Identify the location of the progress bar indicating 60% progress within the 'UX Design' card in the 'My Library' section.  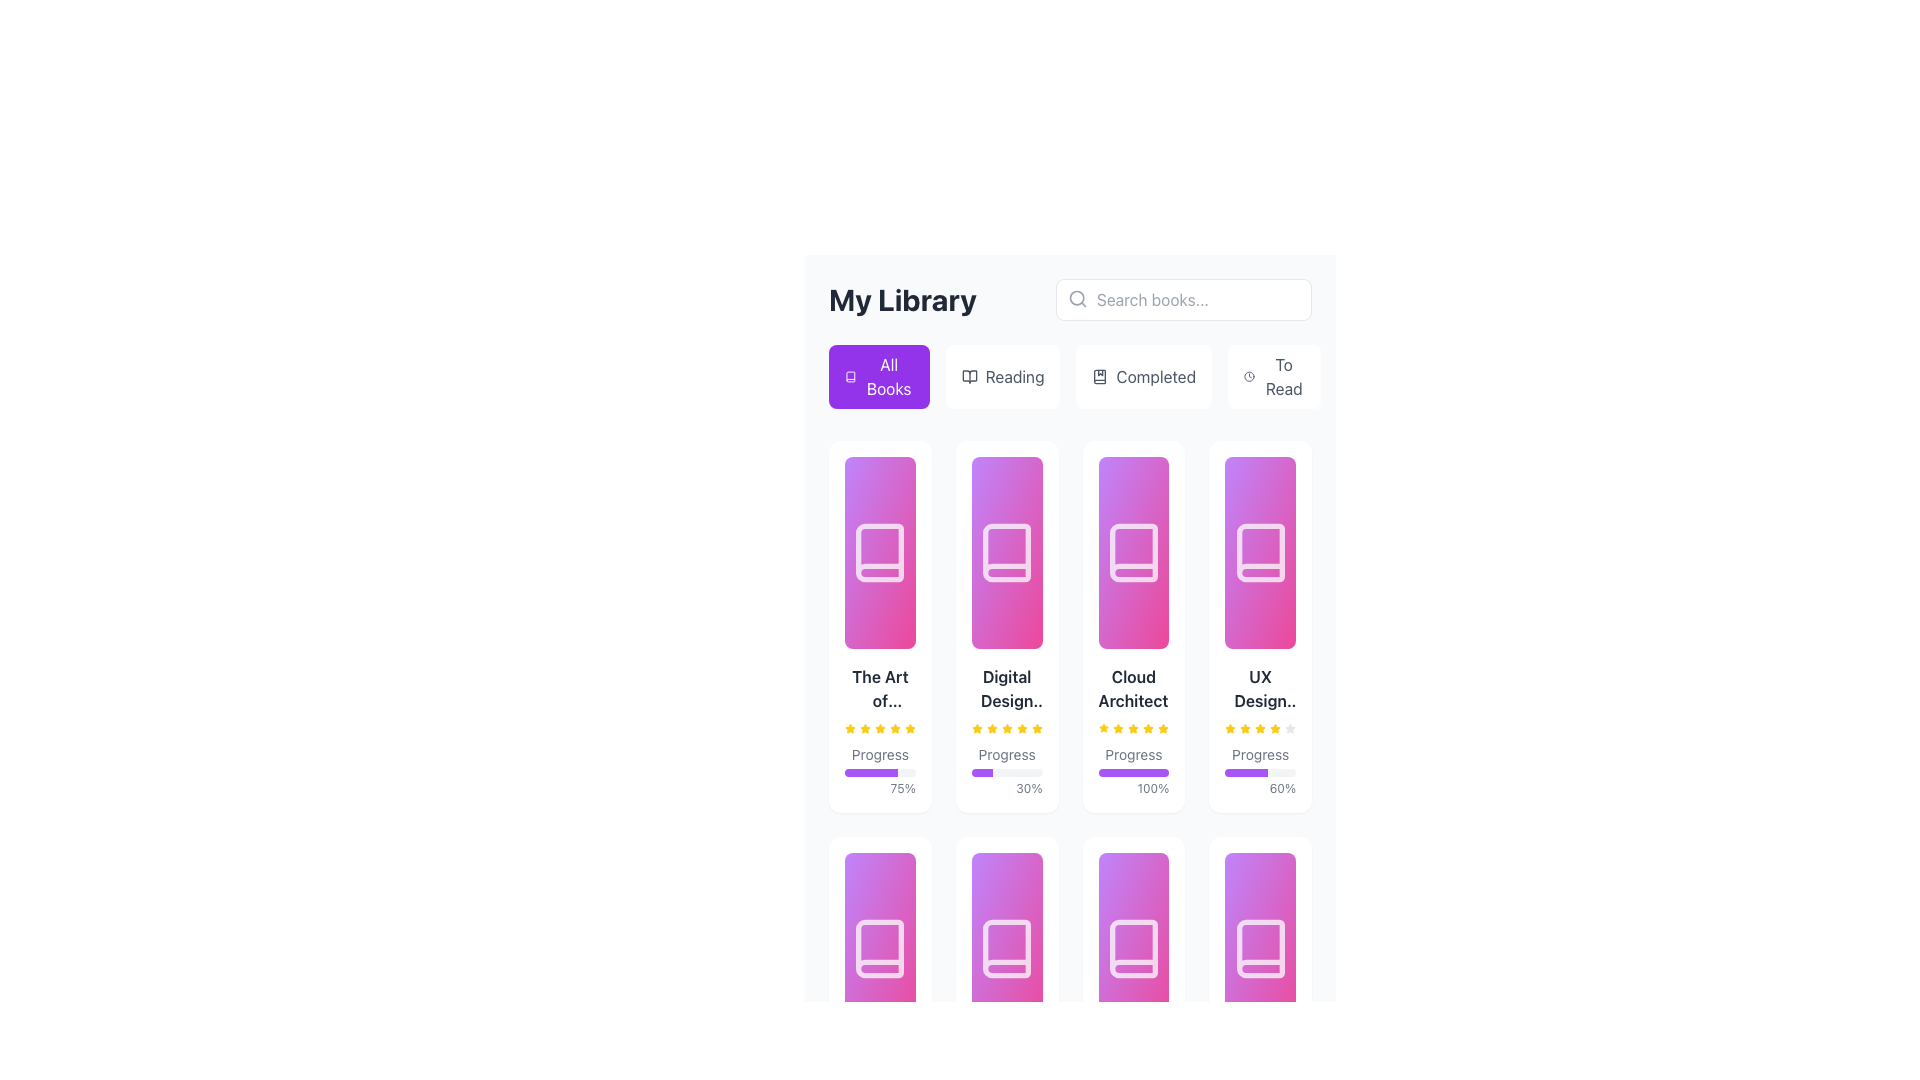
(1245, 771).